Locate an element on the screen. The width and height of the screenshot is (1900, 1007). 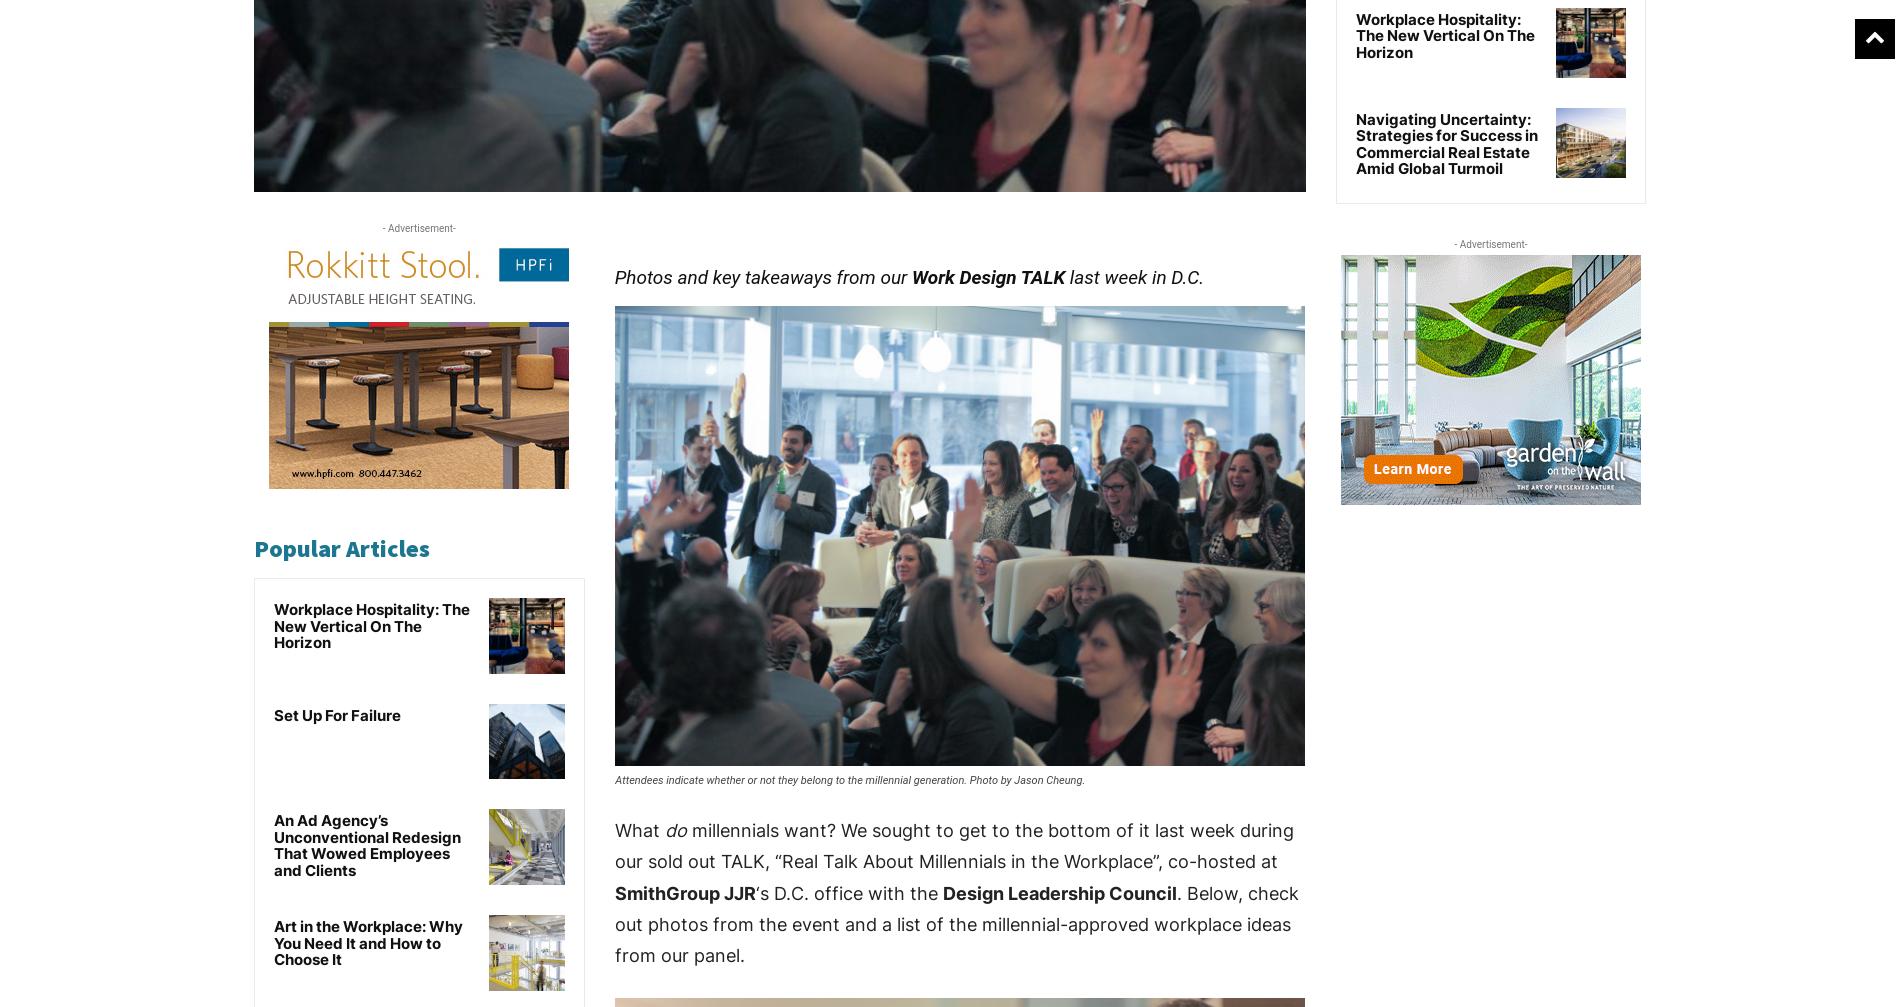
'SmithGroup JJR' is located at coordinates (614, 891).